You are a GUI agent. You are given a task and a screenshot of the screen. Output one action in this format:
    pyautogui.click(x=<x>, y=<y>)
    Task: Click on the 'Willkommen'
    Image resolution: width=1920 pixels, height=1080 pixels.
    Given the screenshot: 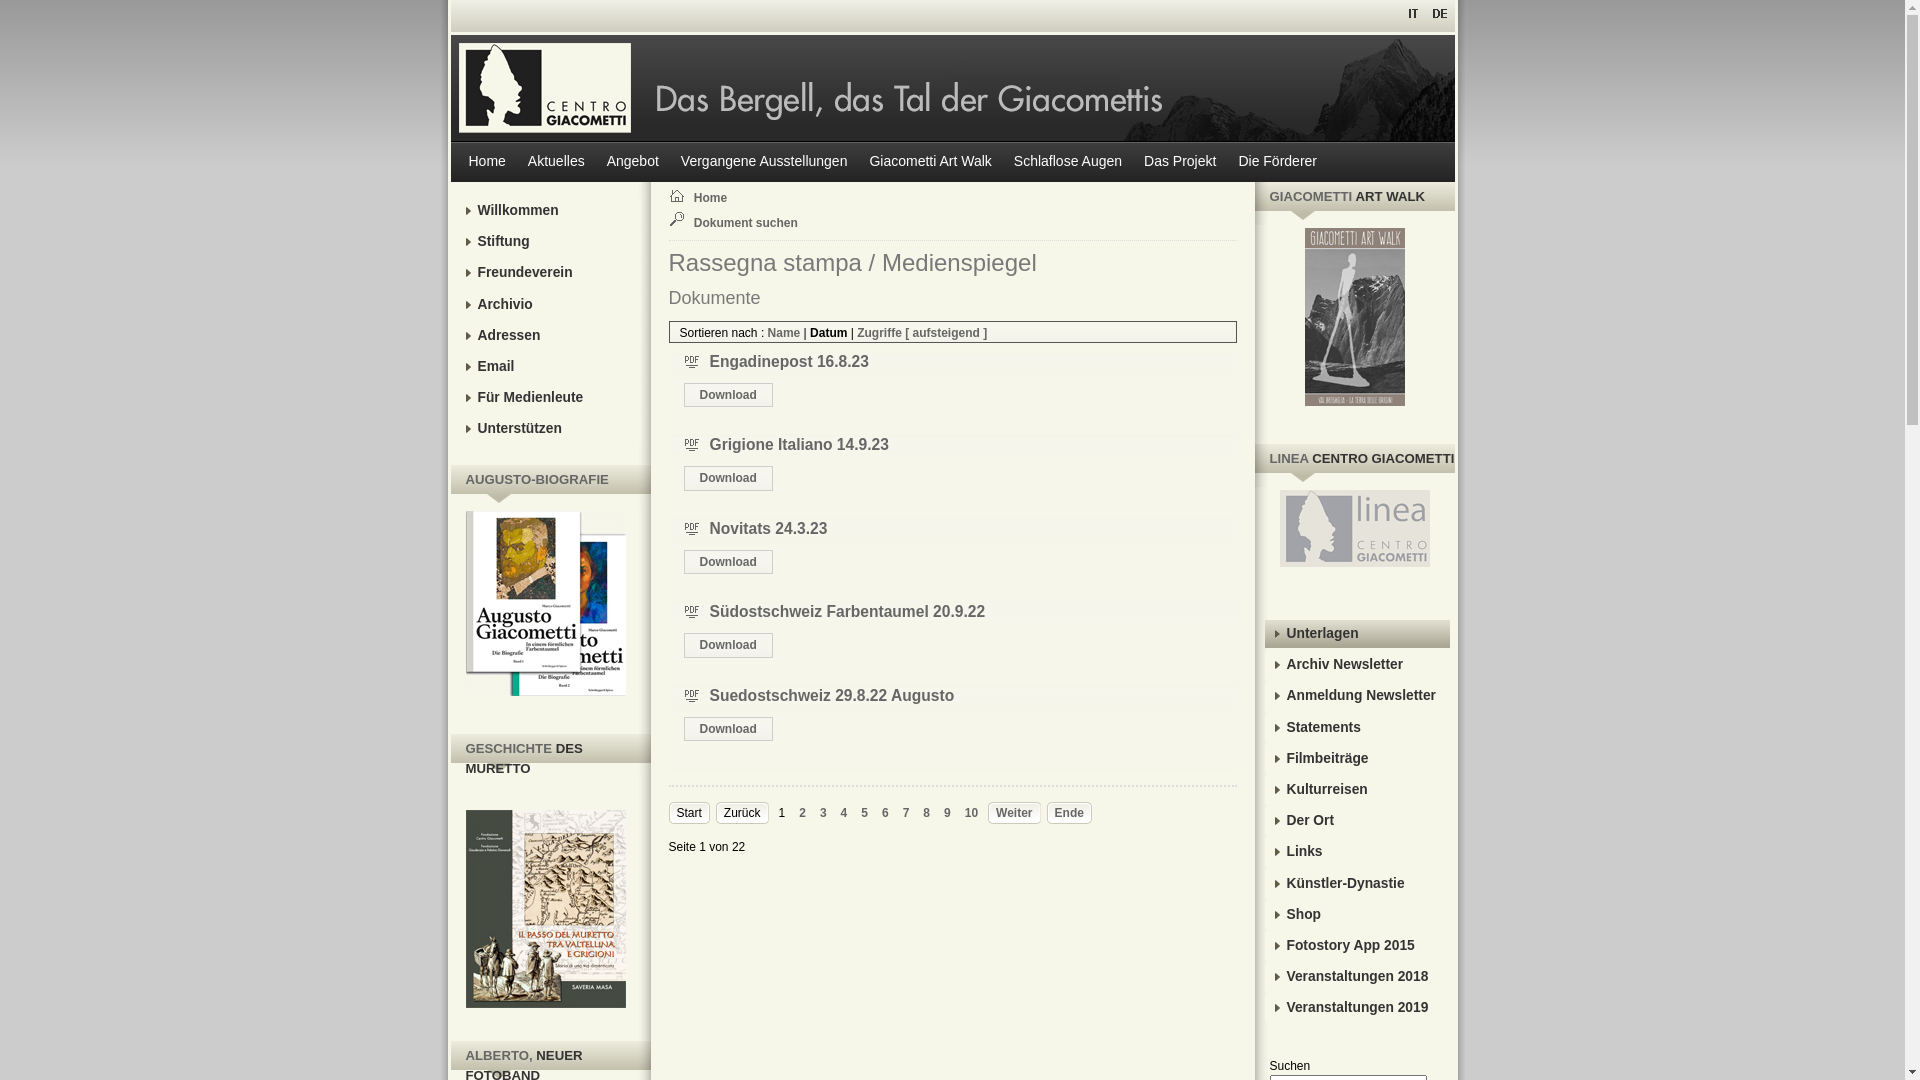 What is the action you would take?
    pyautogui.click(x=548, y=211)
    